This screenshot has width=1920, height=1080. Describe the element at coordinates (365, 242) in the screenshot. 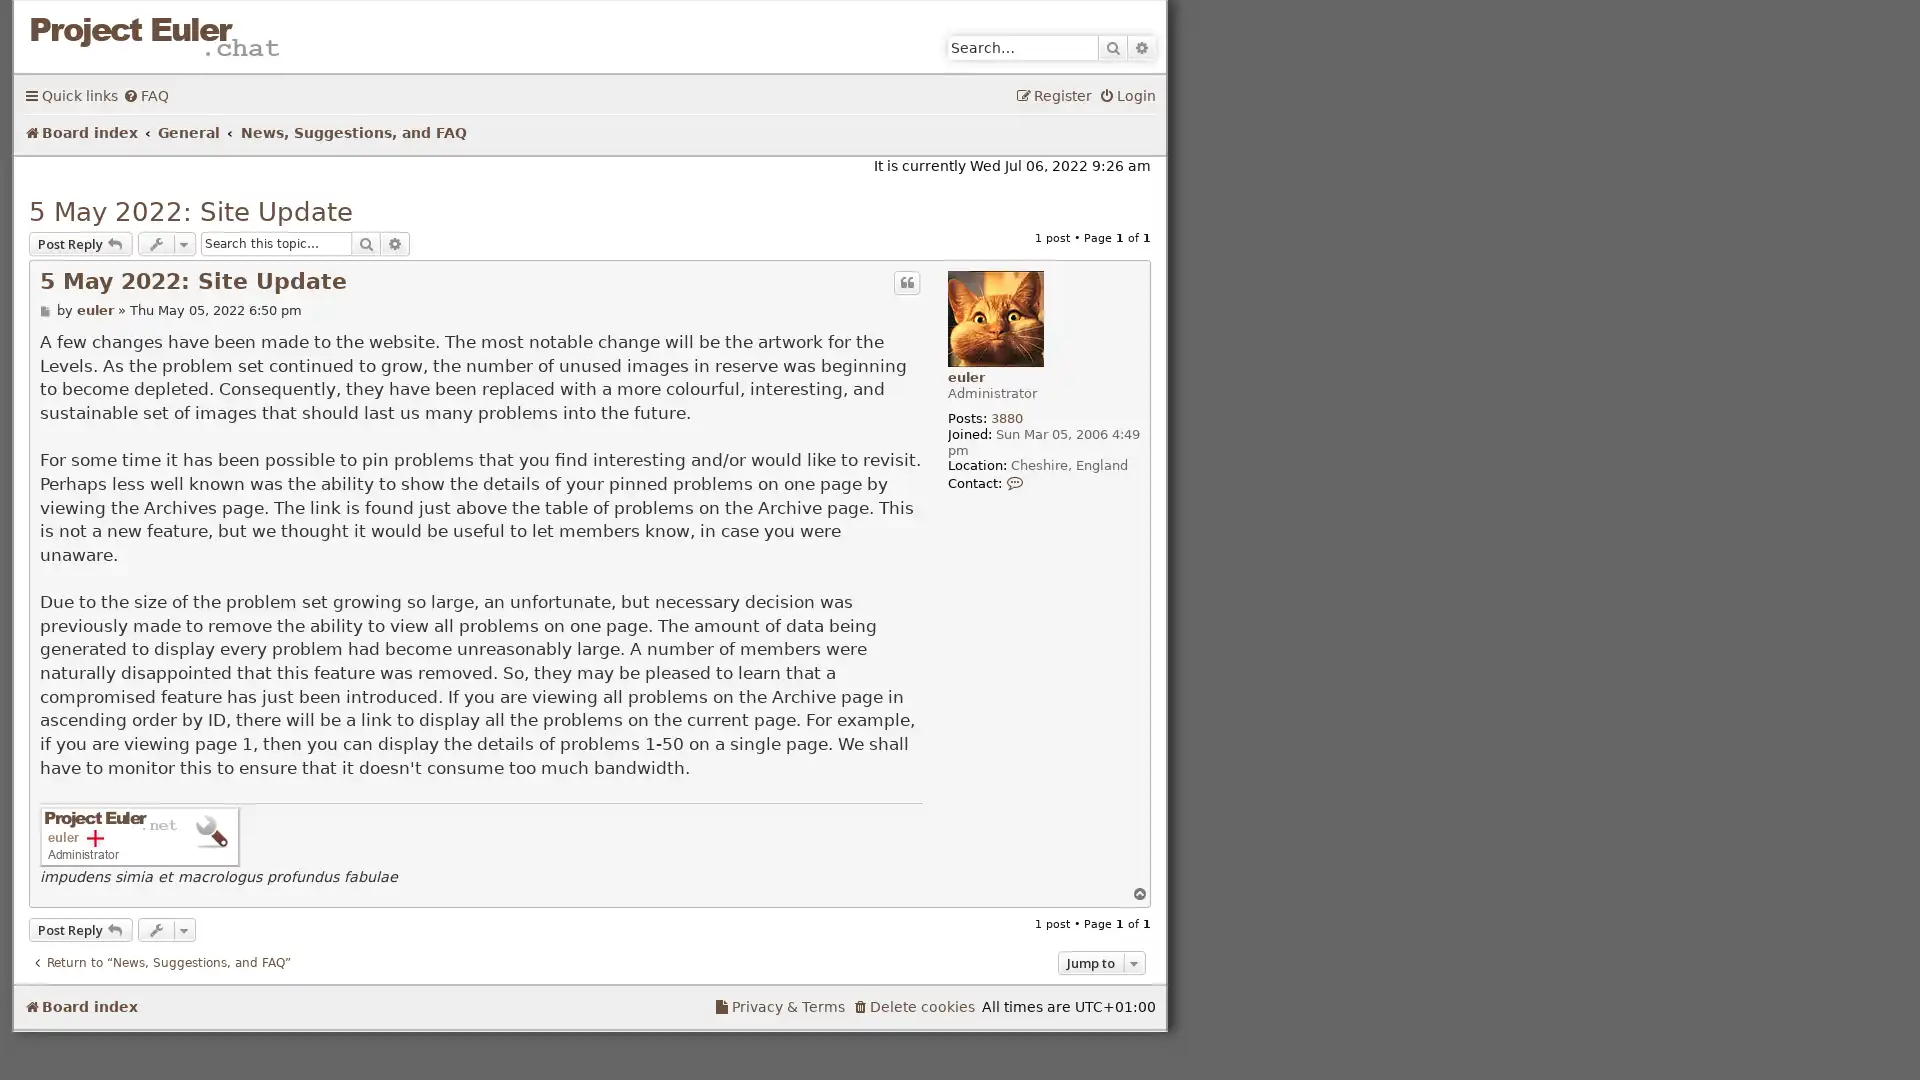

I see `Search` at that location.